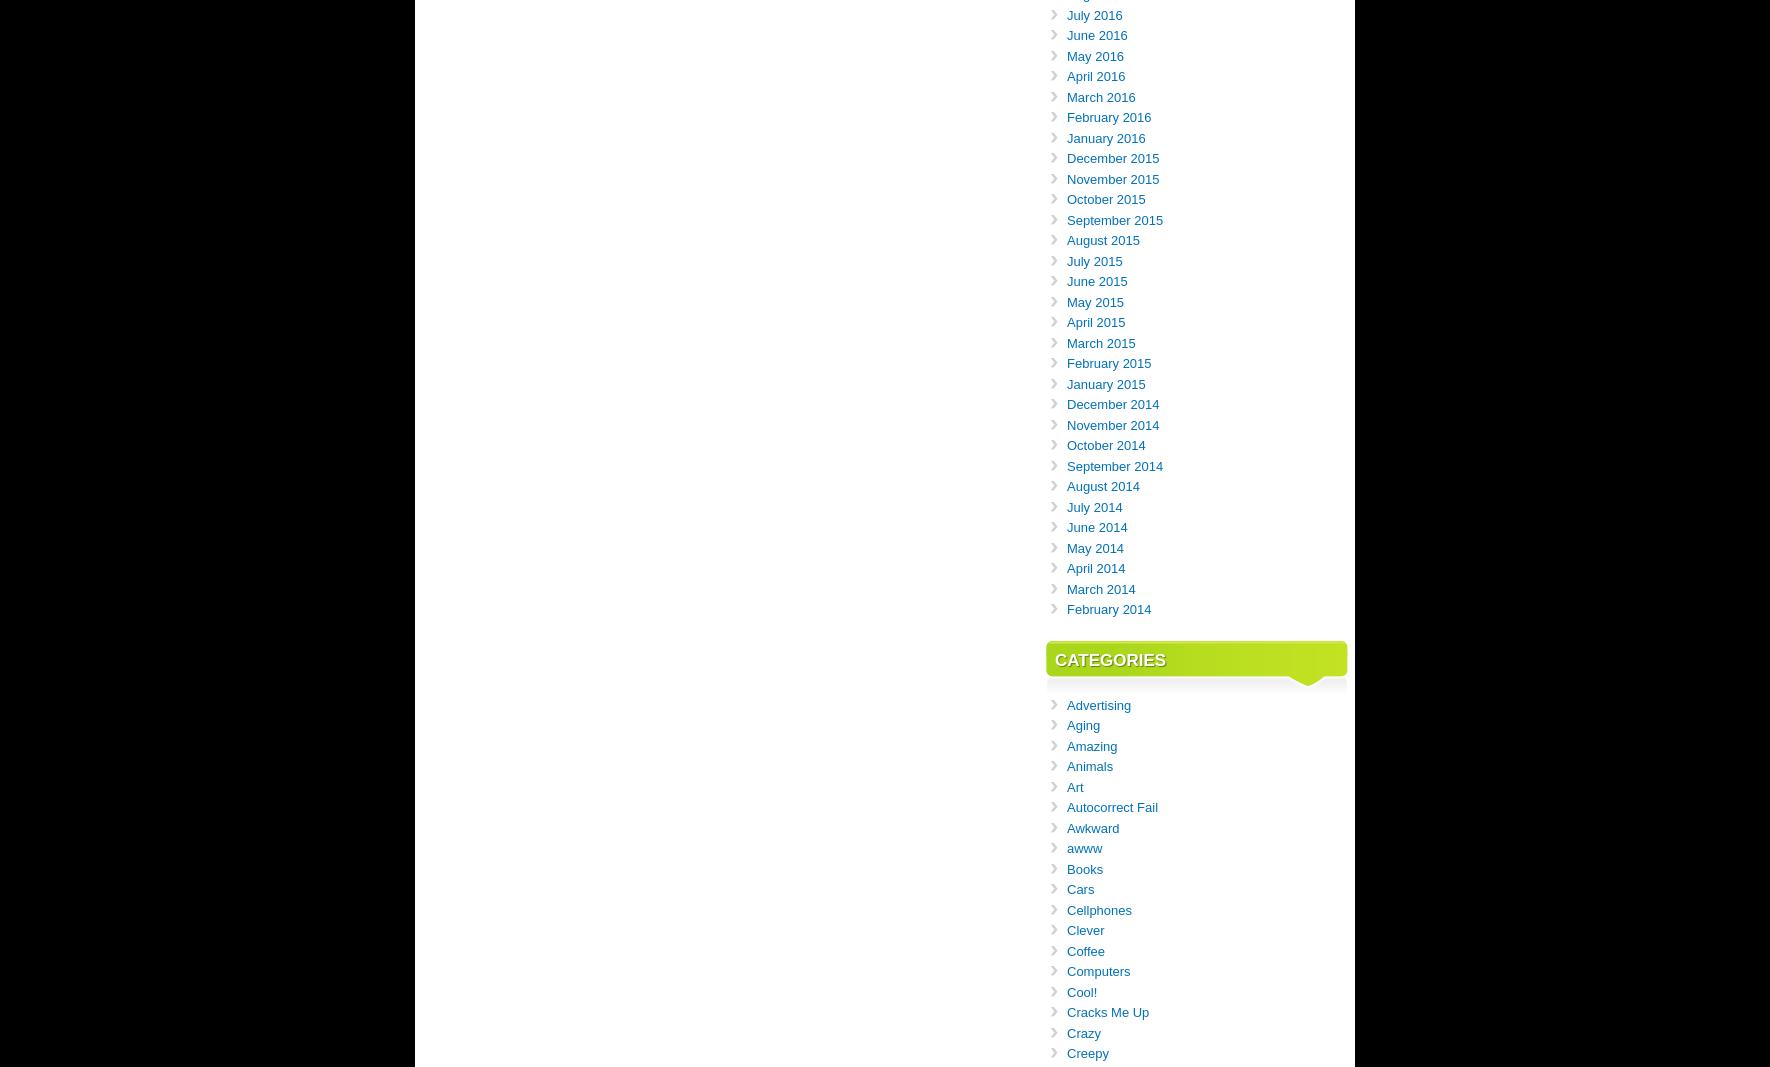  What do you see at coordinates (1098, 971) in the screenshot?
I see `'Computers'` at bounding box center [1098, 971].